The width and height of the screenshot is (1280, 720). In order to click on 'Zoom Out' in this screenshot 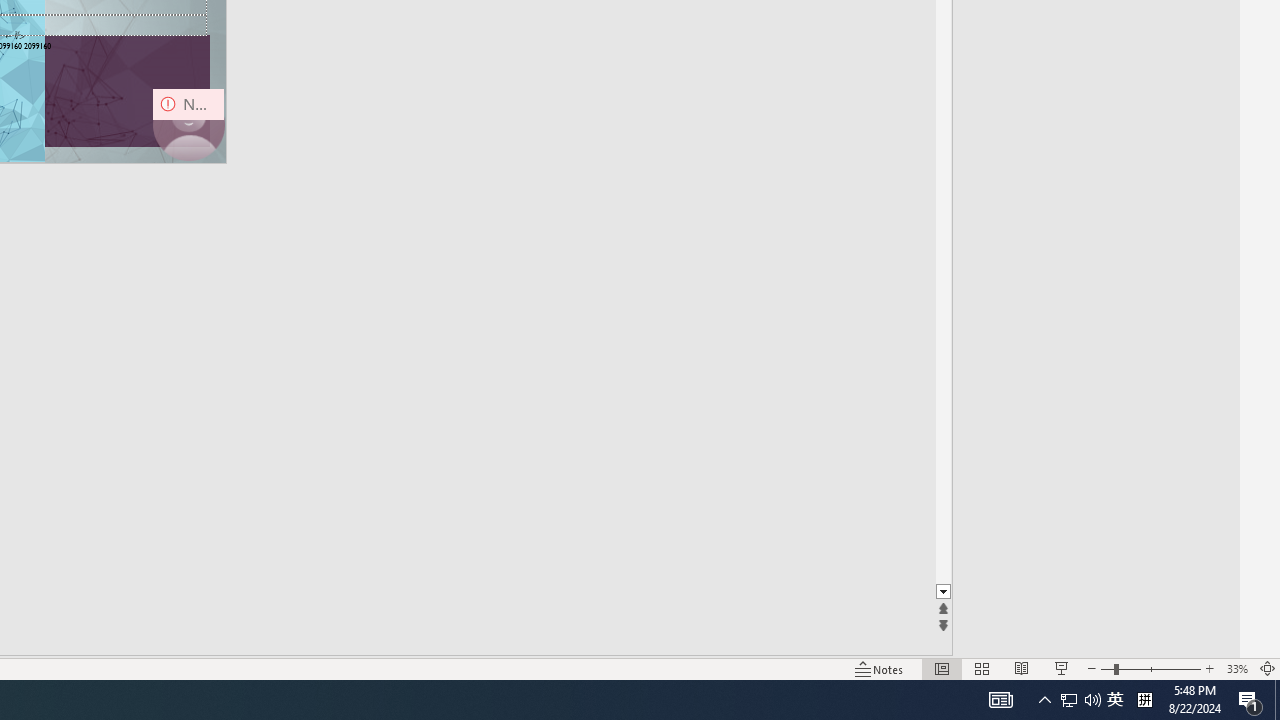, I will do `click(1106, 669)`.